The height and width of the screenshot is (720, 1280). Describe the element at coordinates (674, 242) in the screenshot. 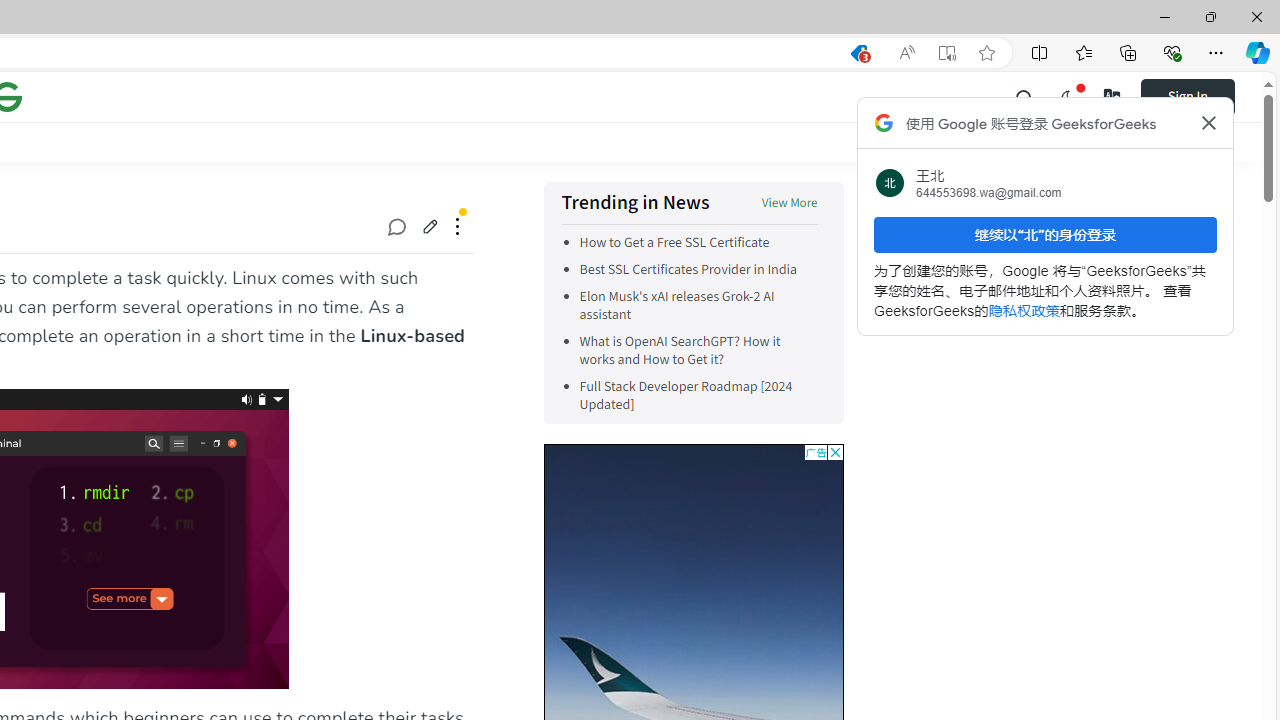

I see `'How to Get a Free SSL Certificate'` at that location.